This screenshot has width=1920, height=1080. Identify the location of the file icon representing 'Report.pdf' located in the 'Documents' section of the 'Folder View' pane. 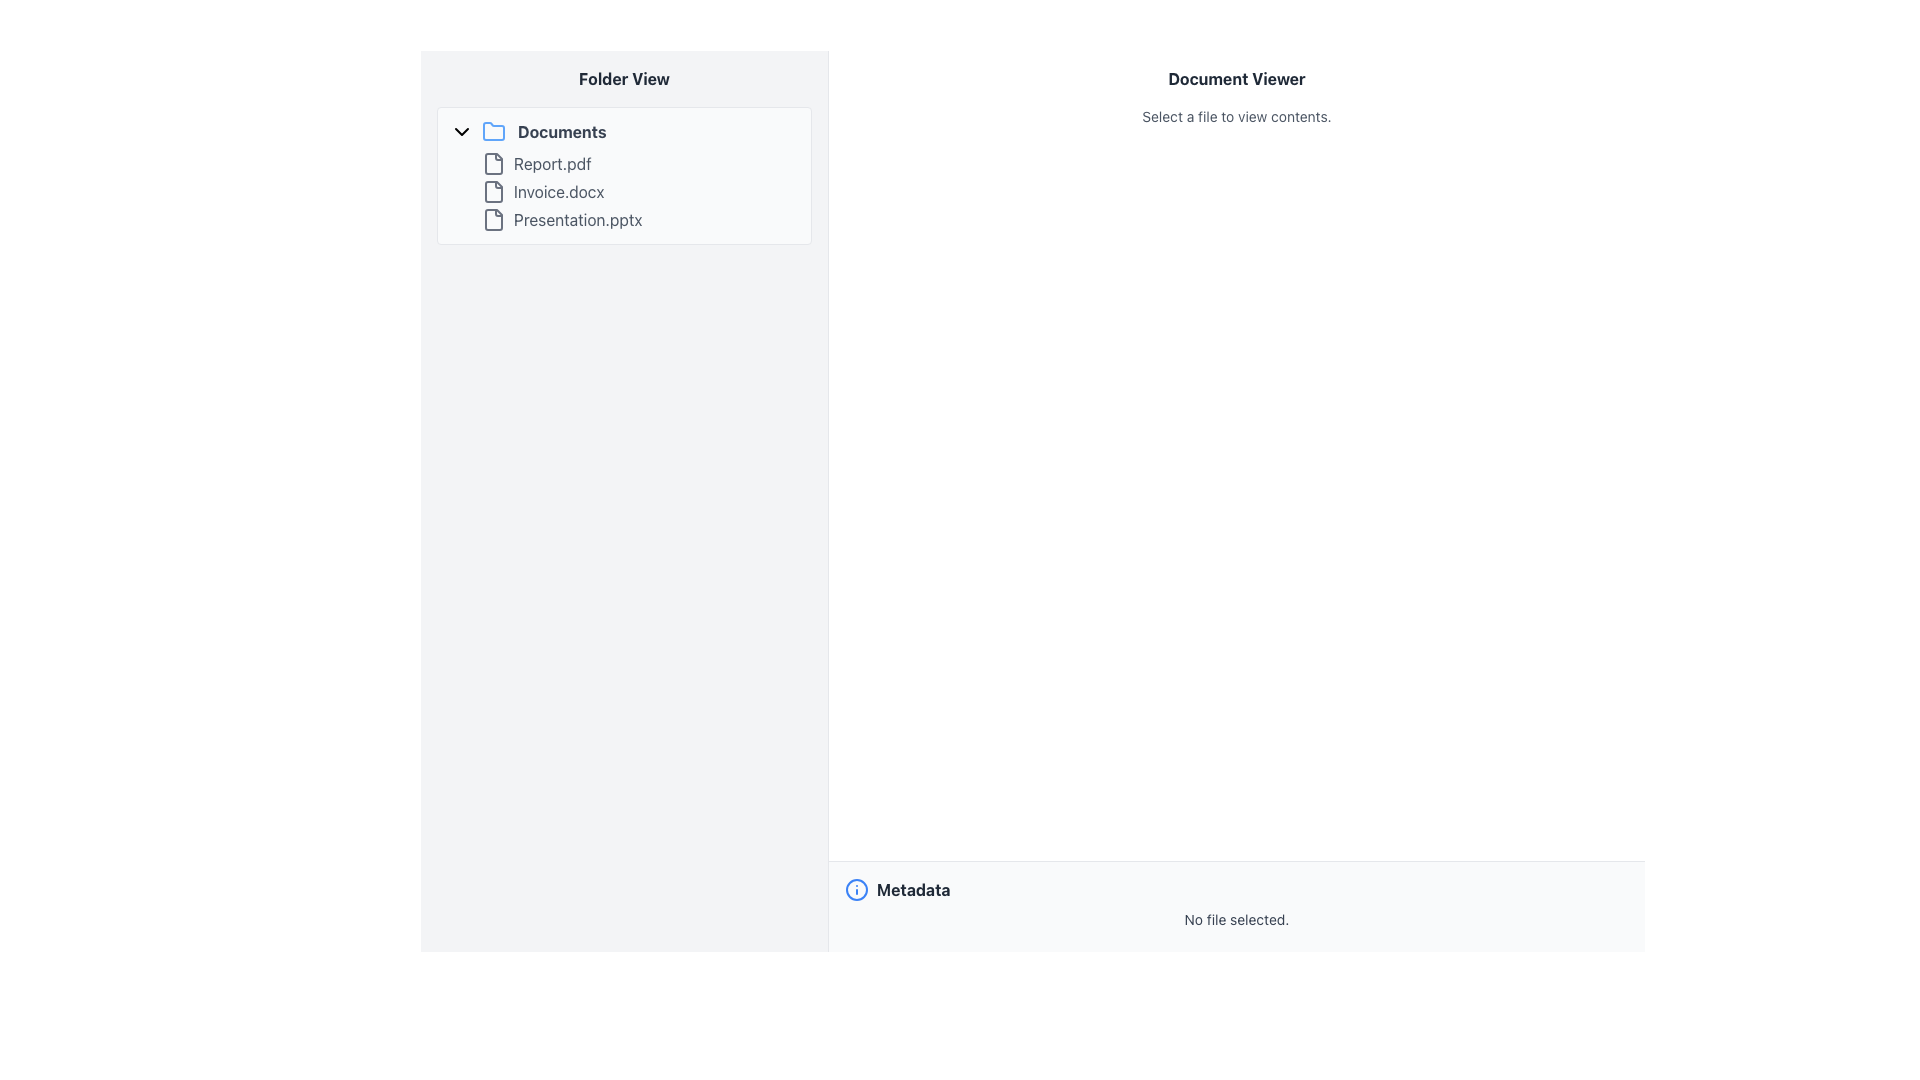
(494, 163).